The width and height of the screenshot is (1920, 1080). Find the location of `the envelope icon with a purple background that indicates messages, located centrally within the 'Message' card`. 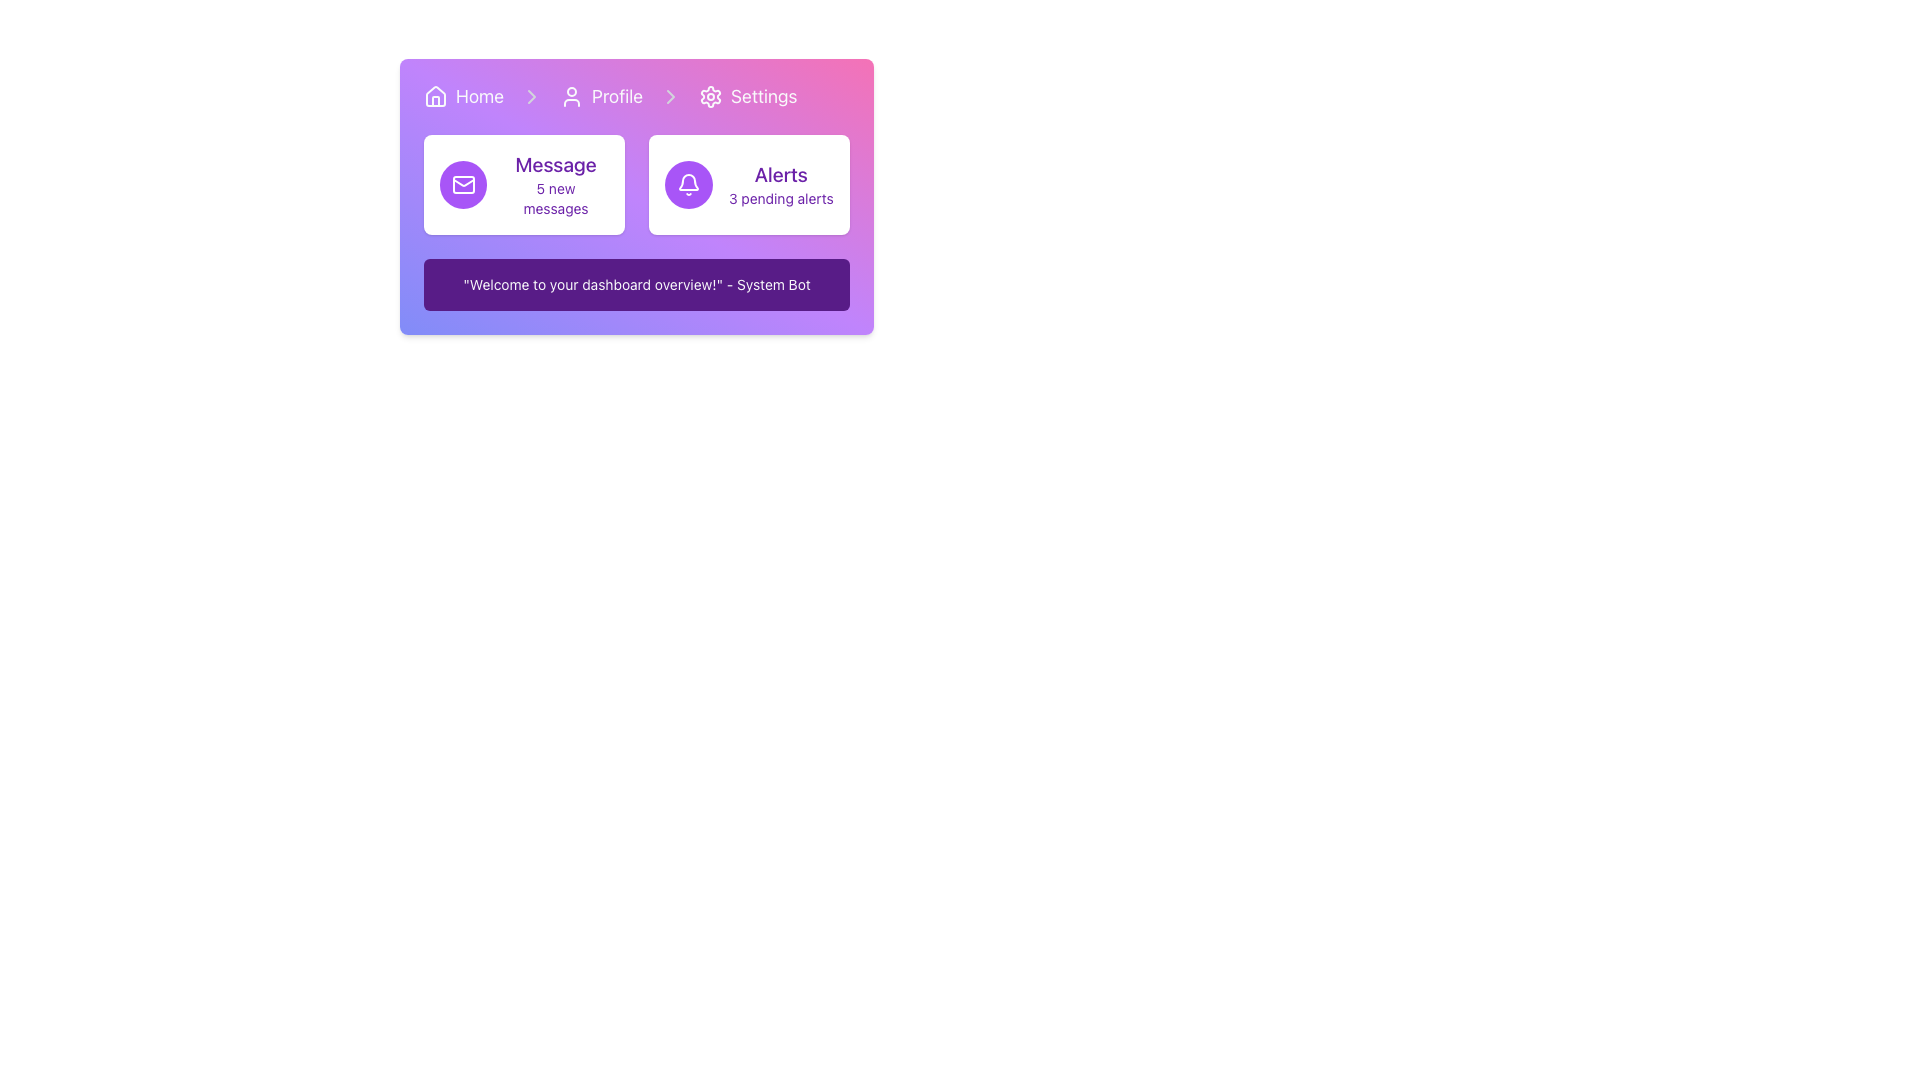

the envelope icon with a purple background that indicates messages, located centrally within the 'Message' card is located at coordinates (462, 185).